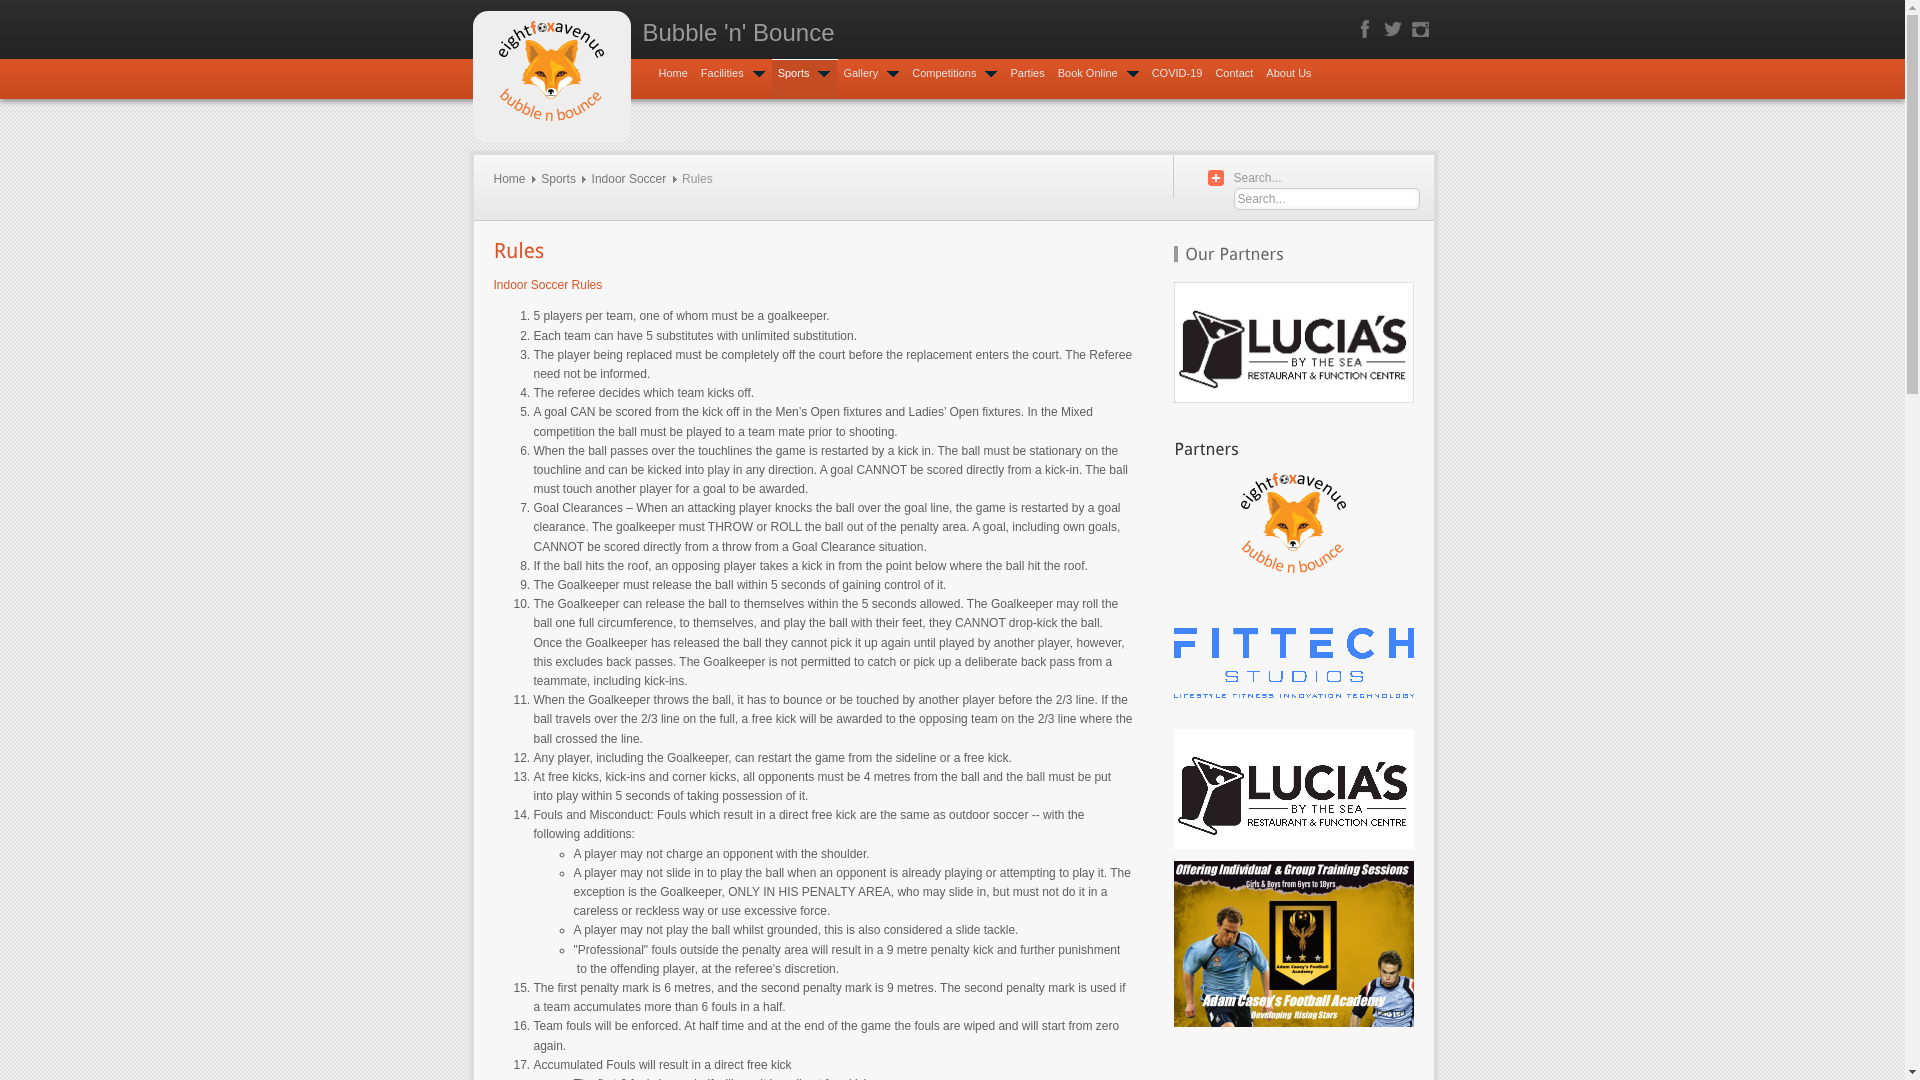  Describe the element at coordinates (1265, 79) in the screenshot. I see `'About Us'` at that location.